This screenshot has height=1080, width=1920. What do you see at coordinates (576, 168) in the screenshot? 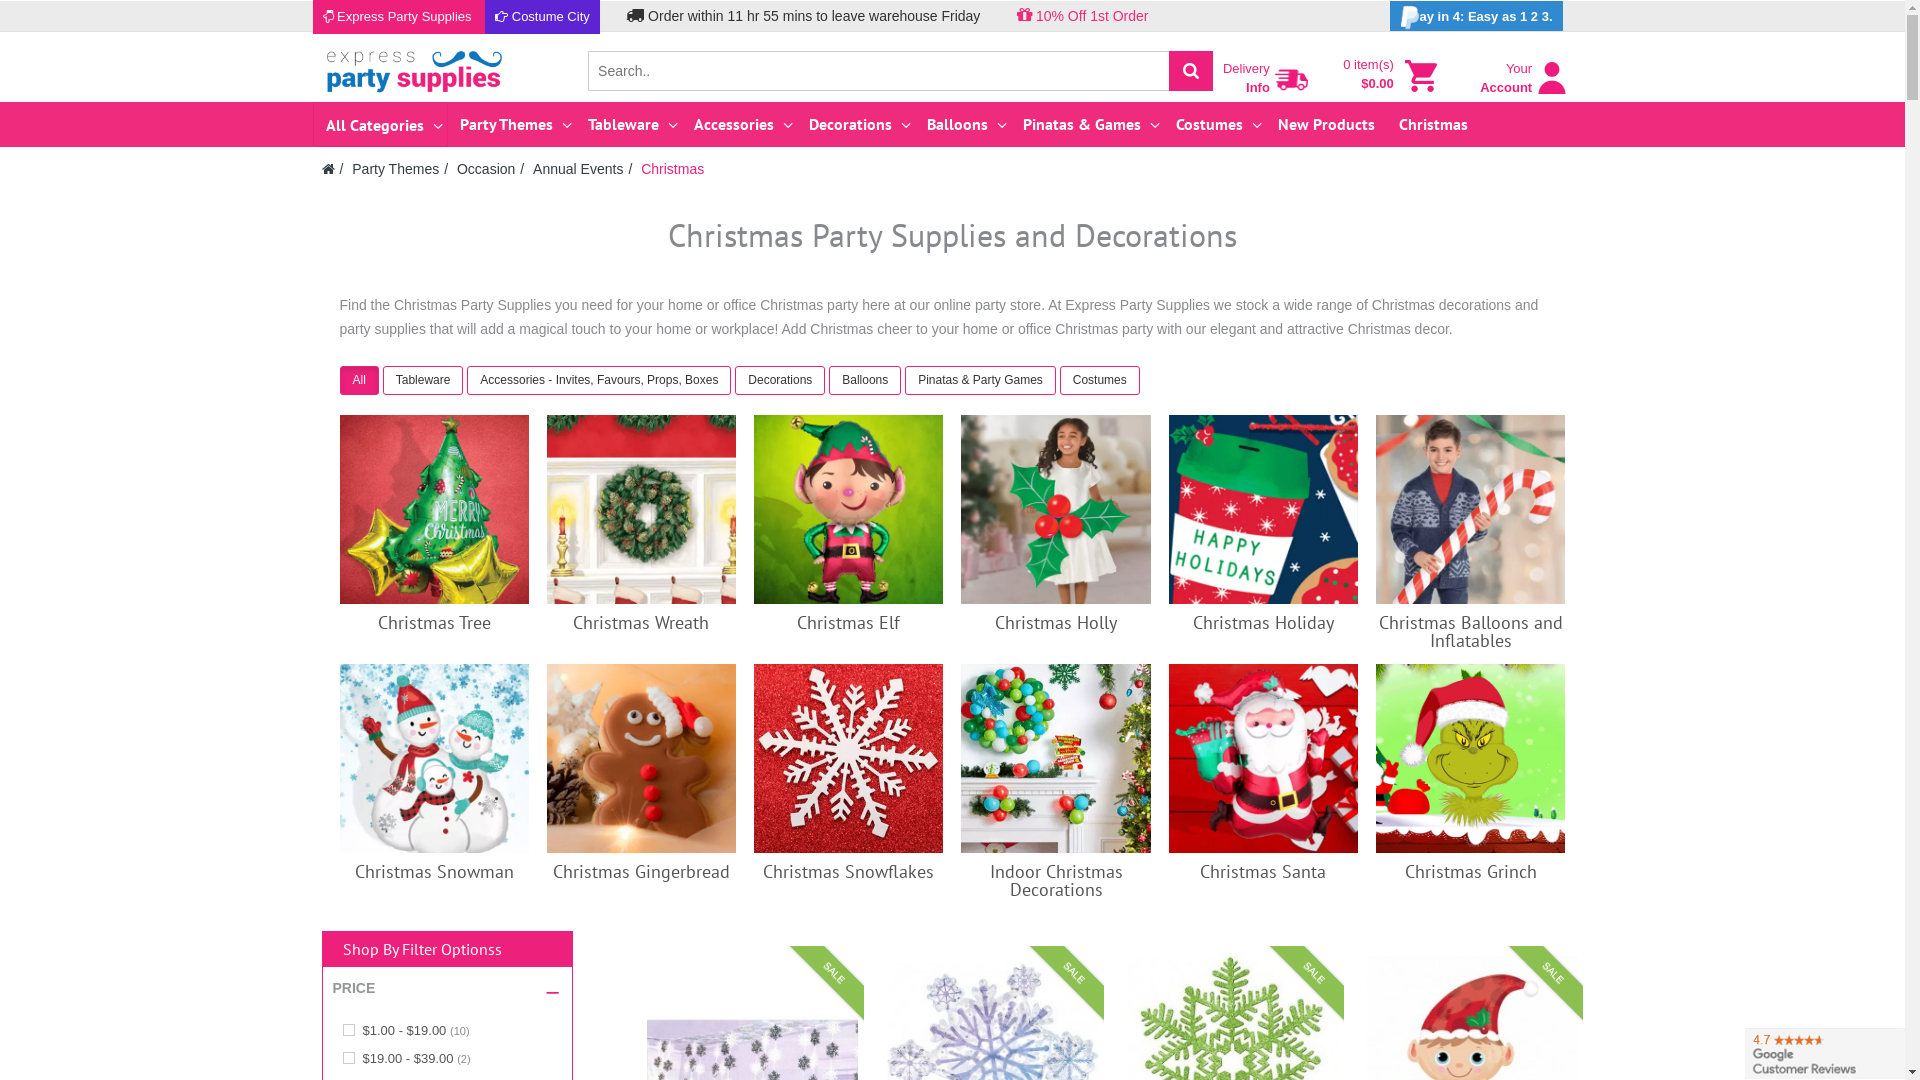
I see `'Annual Events'` at bounding box center [576, 168].